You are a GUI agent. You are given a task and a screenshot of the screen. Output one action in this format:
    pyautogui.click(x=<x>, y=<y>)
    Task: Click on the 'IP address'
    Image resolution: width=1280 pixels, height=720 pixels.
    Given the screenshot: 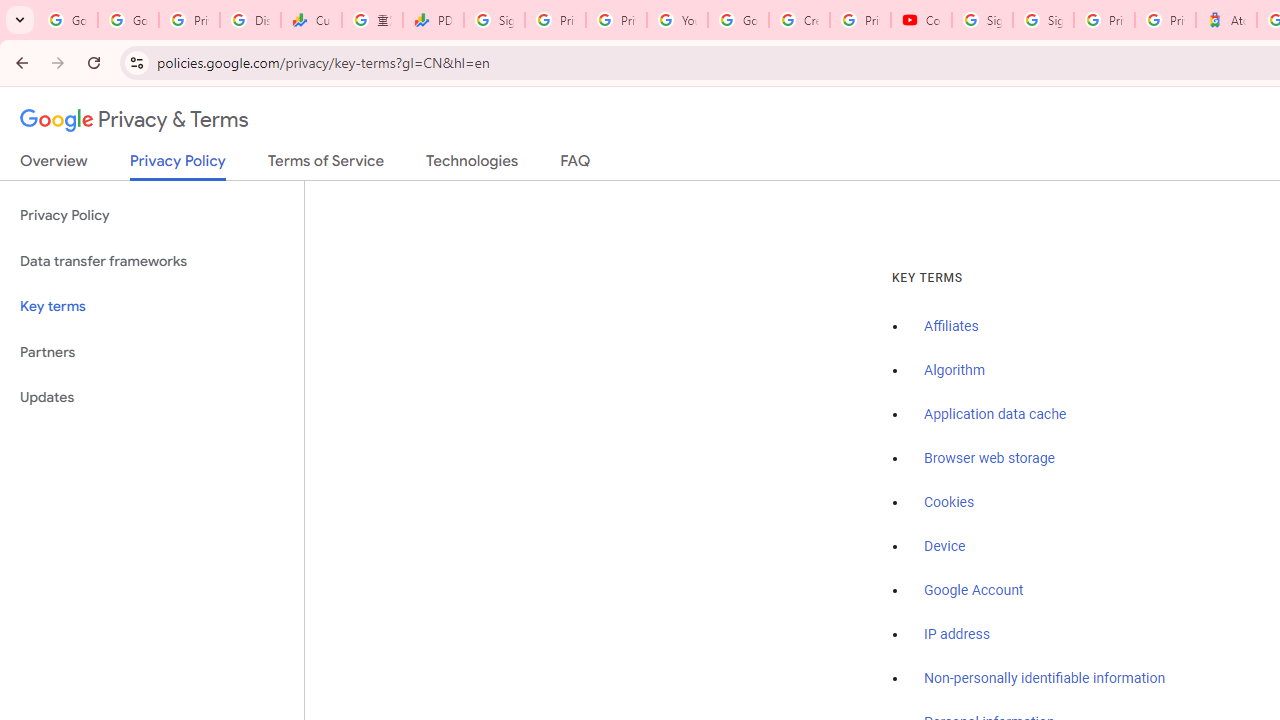 What is the action you would take?
    pyautogui.click(x=955, y=634)
    